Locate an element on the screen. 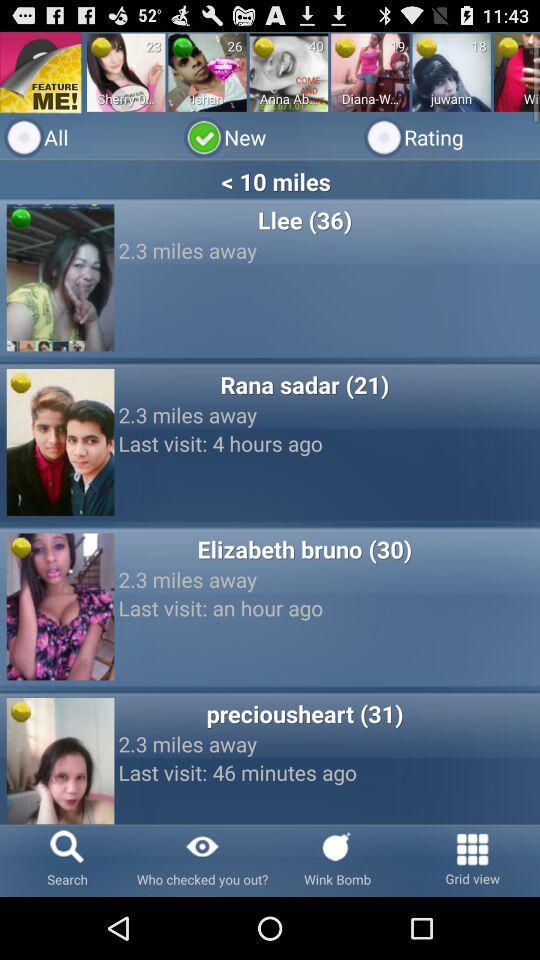 The height and width of the screenshot is (960, 540). icon above ishan item is located at coordinates (222, 68).